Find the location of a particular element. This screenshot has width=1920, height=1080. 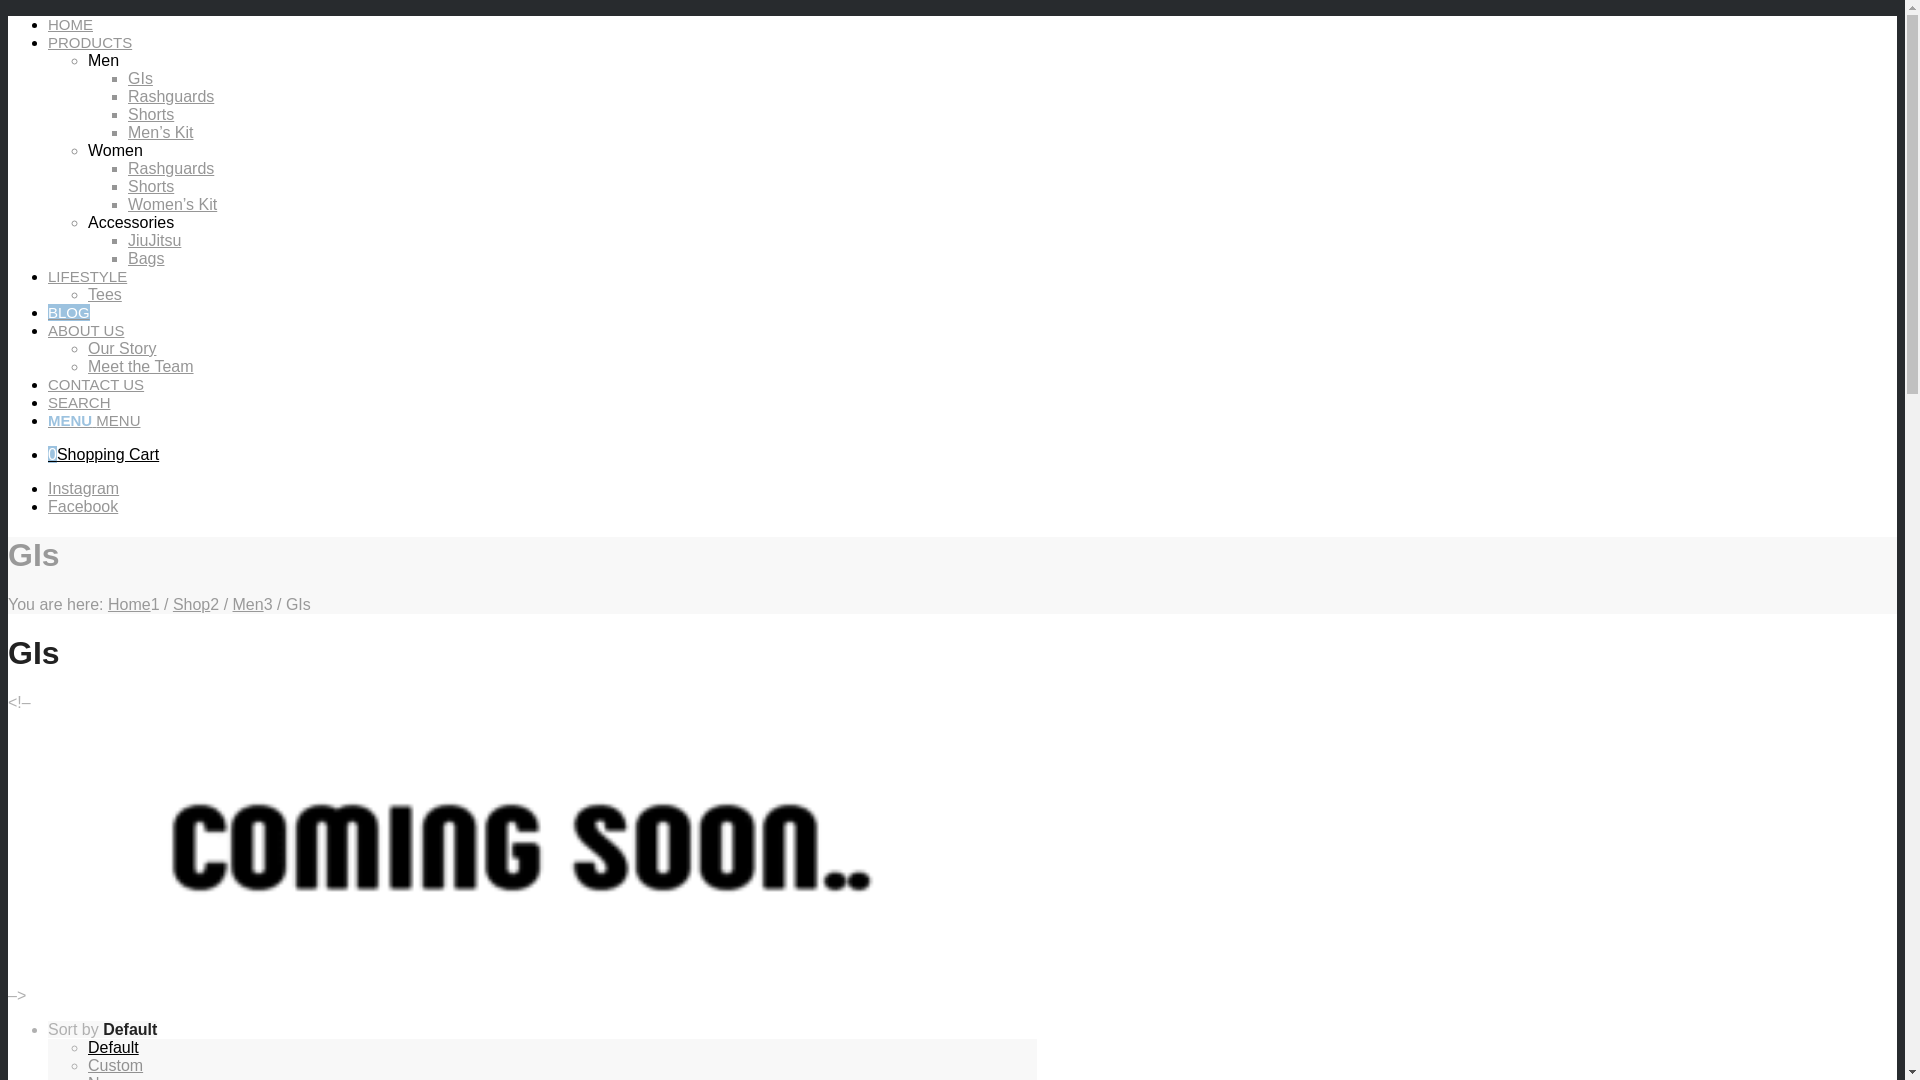

'LIFESTYLE' is located at coordinates (86, 276).